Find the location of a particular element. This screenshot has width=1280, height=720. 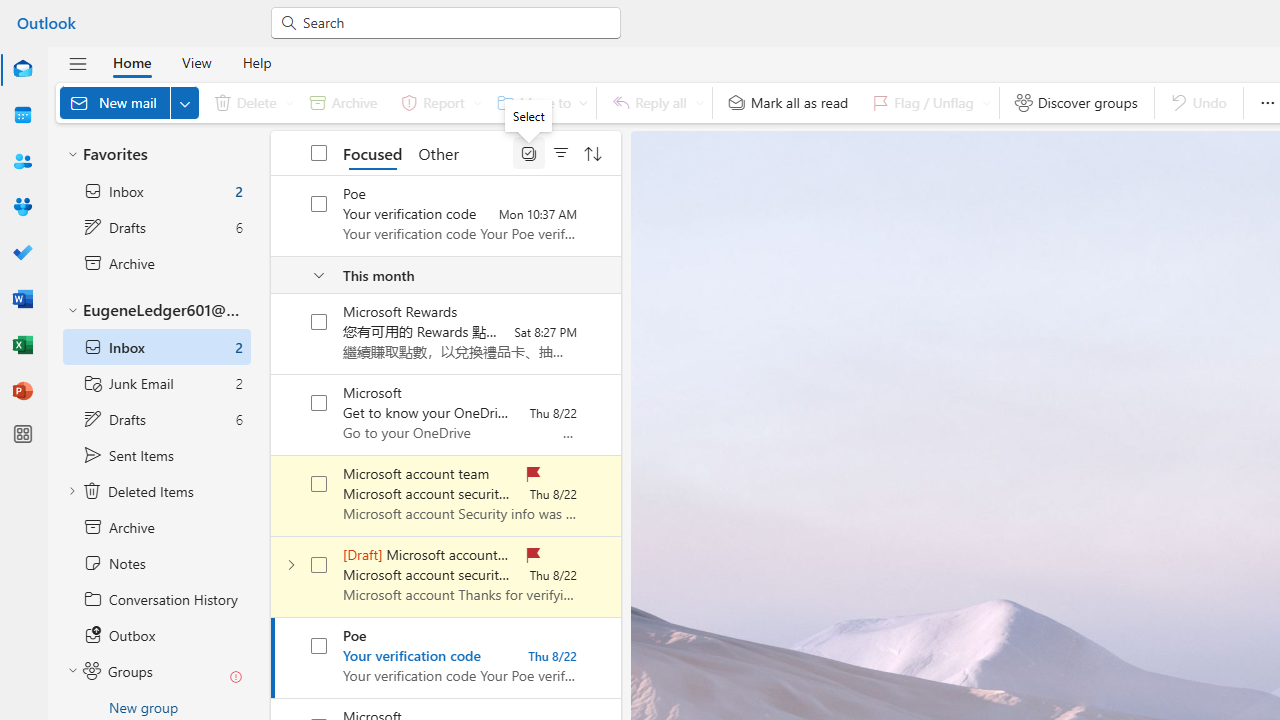

'Expand to see flag options' is located at coordinates (986, 102).